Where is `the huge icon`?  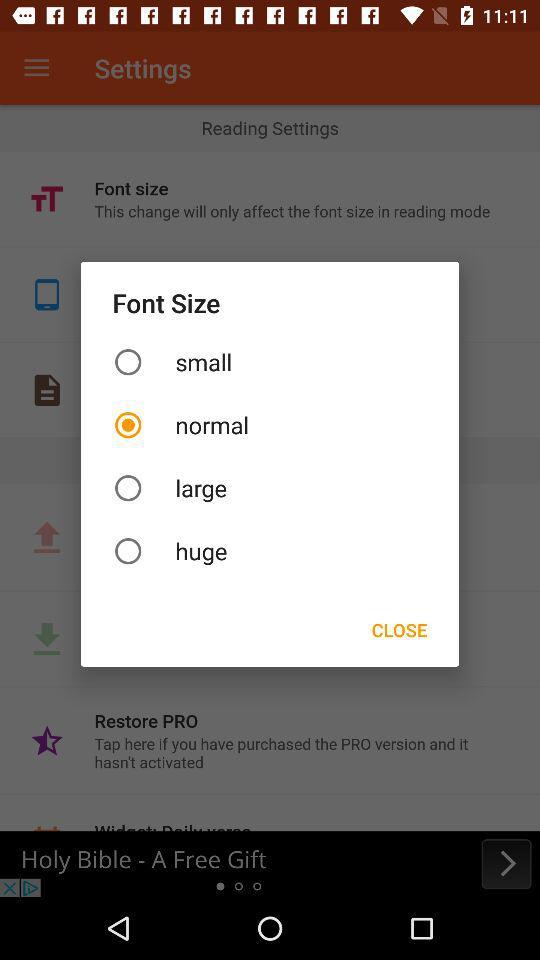 the huge icon is located at coordinates (270, 551).